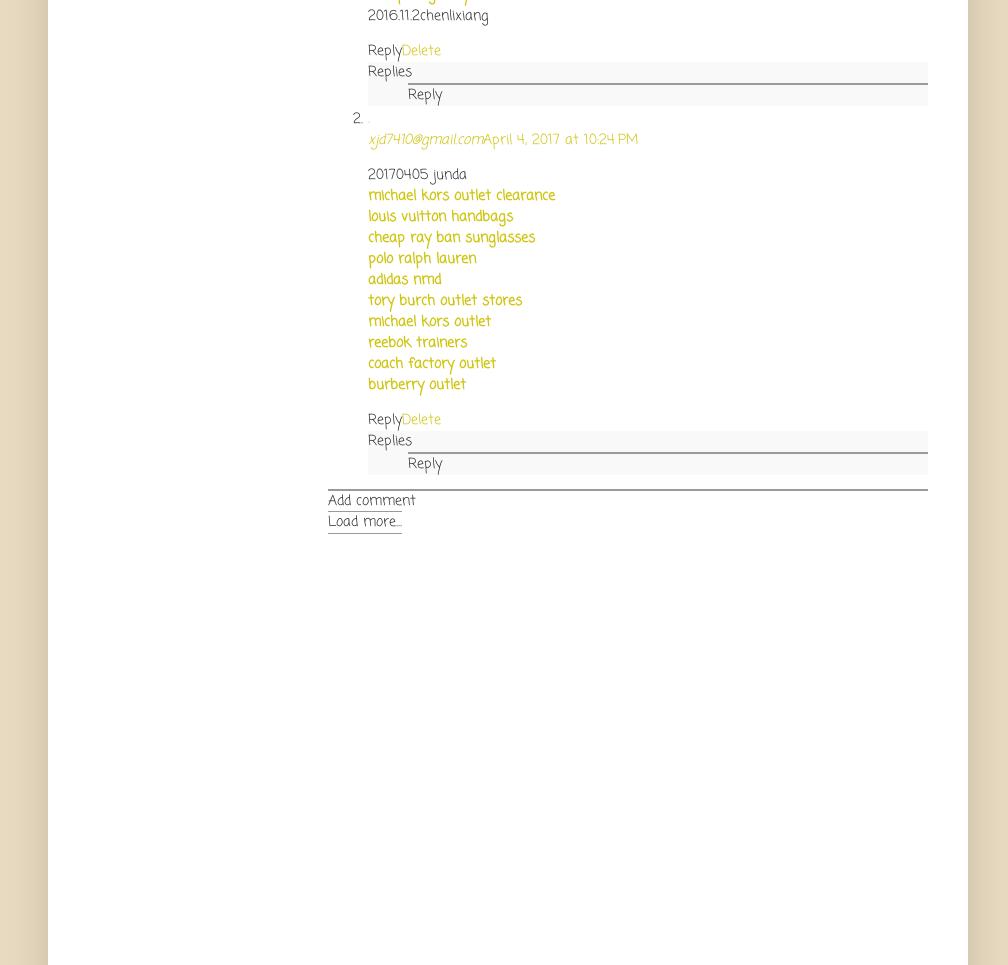 This screenshot has height=965, width=1008. Describe the element at coordinates (445, 299) in the screenshot. I see `'tory burch outlet stores'` at that location.